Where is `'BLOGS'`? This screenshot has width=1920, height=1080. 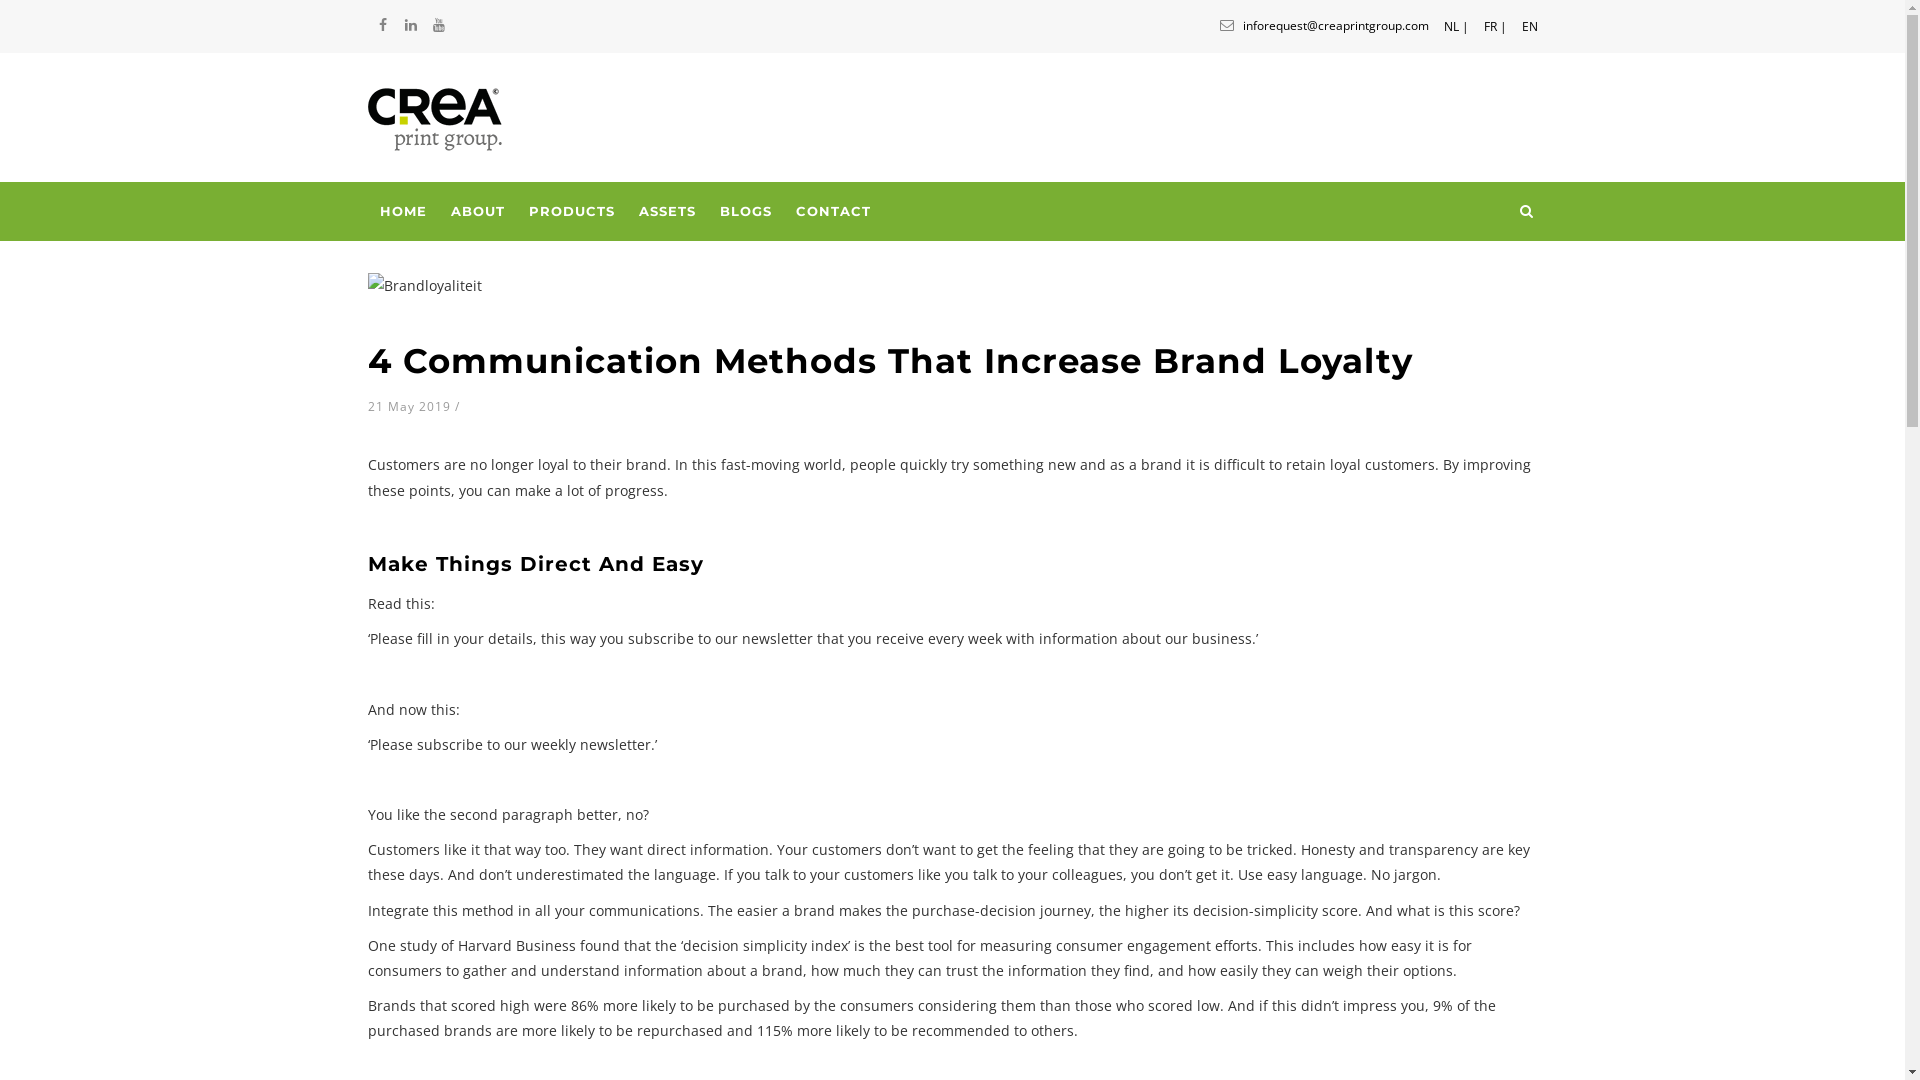
'BLOGS' is located at coordinates (744, 211).